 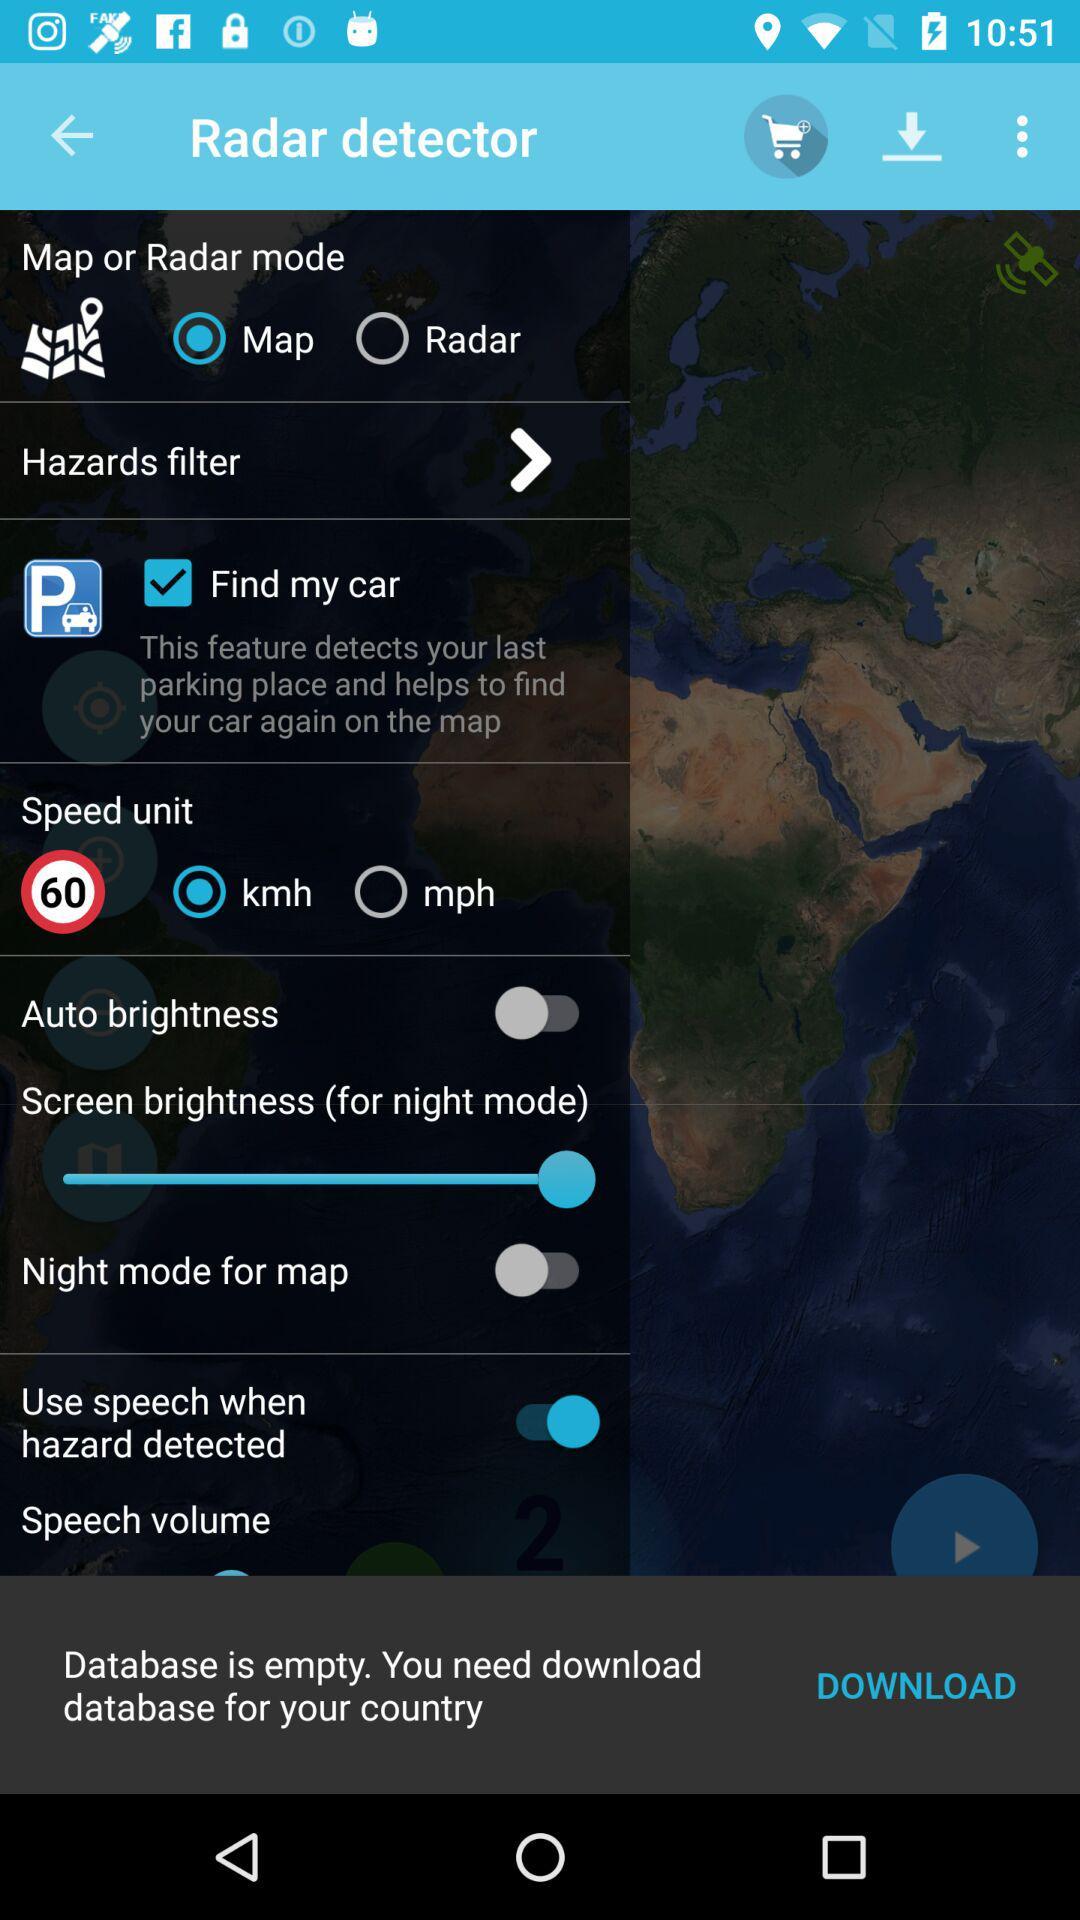 I want to click on the location_crosshair icon, so click(x=99, y=708).